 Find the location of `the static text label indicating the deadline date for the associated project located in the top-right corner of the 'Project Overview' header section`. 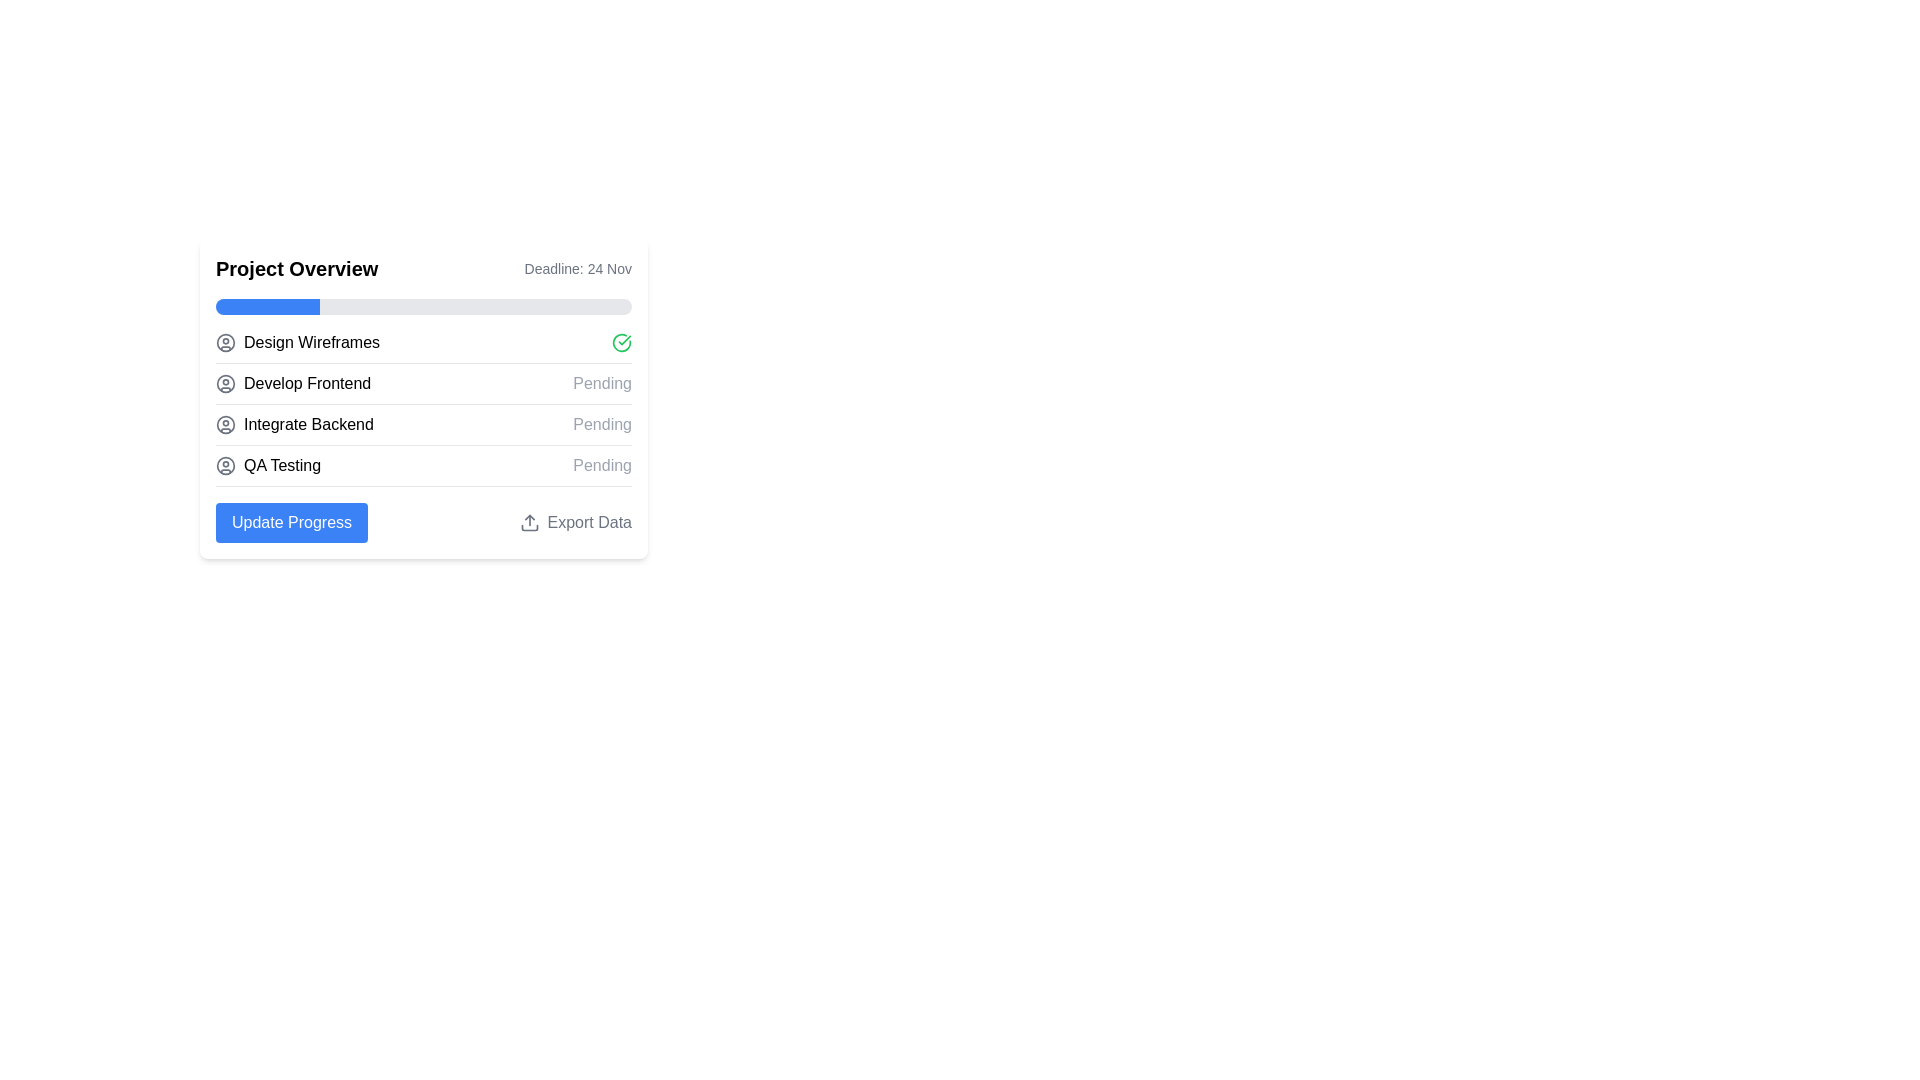

the static text label indicating the deadline date for the associated project located in the top-right corner of the 'Project Overview' header section is located at coordinates (577, 268).